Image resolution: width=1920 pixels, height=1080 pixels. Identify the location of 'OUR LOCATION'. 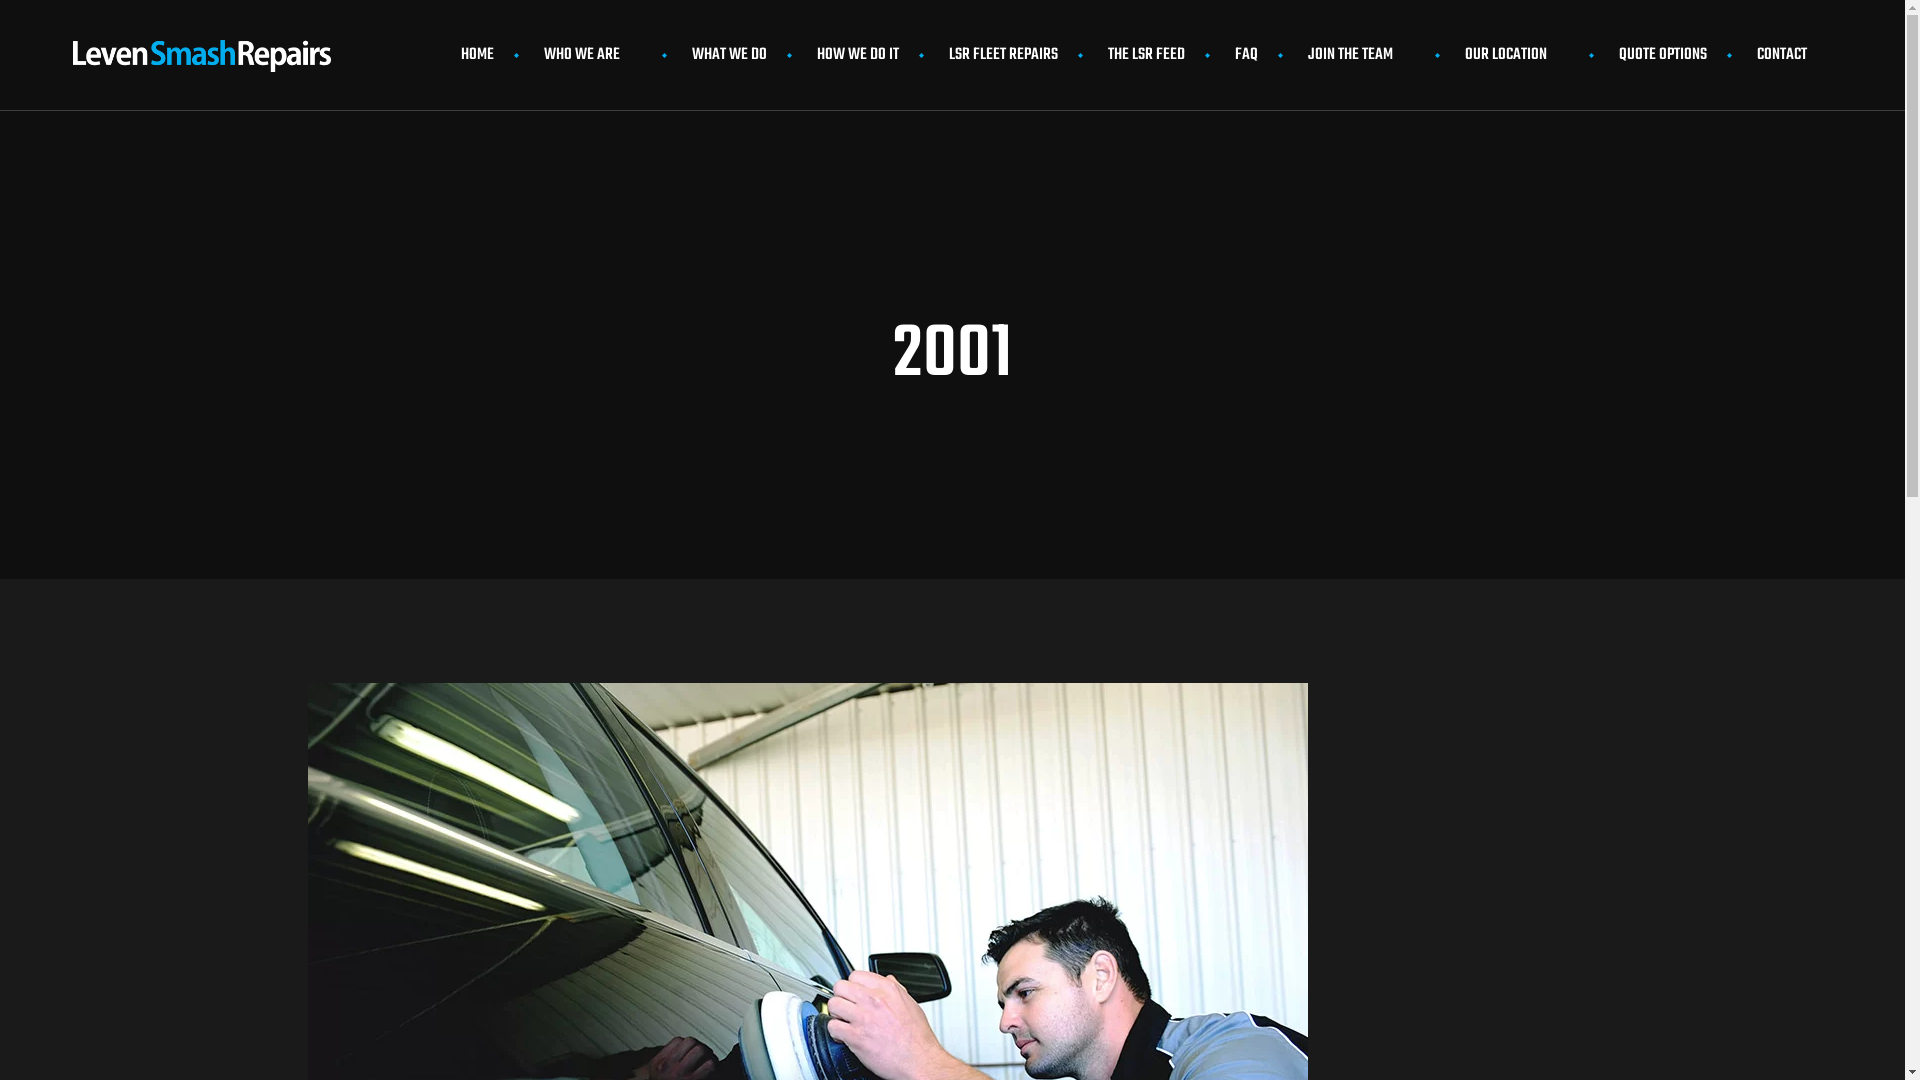
(1516, 53).